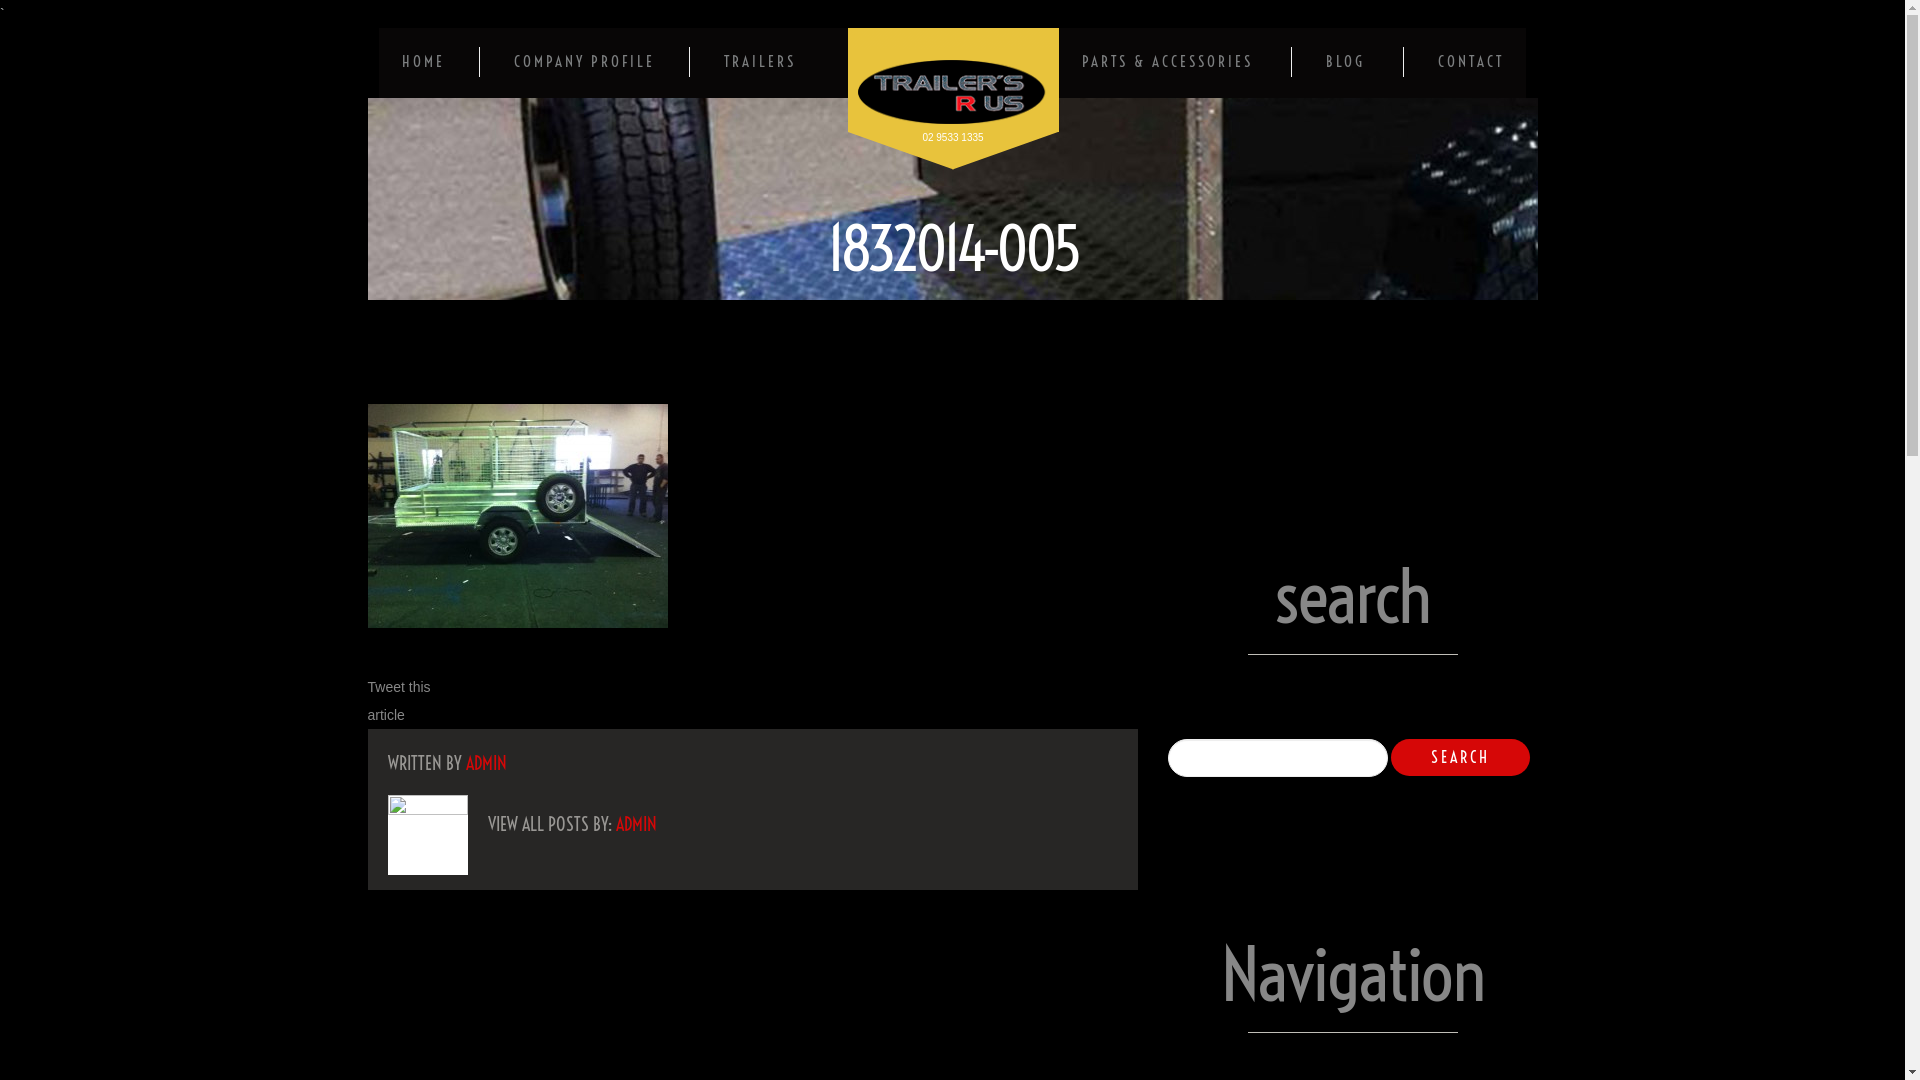 Image resolution: width=1920 pixels, height=1080 pixels. What do you see at coordinates (1460, 757) in the screenshot?
I see `'search'` at bounding box center [1460, 757].